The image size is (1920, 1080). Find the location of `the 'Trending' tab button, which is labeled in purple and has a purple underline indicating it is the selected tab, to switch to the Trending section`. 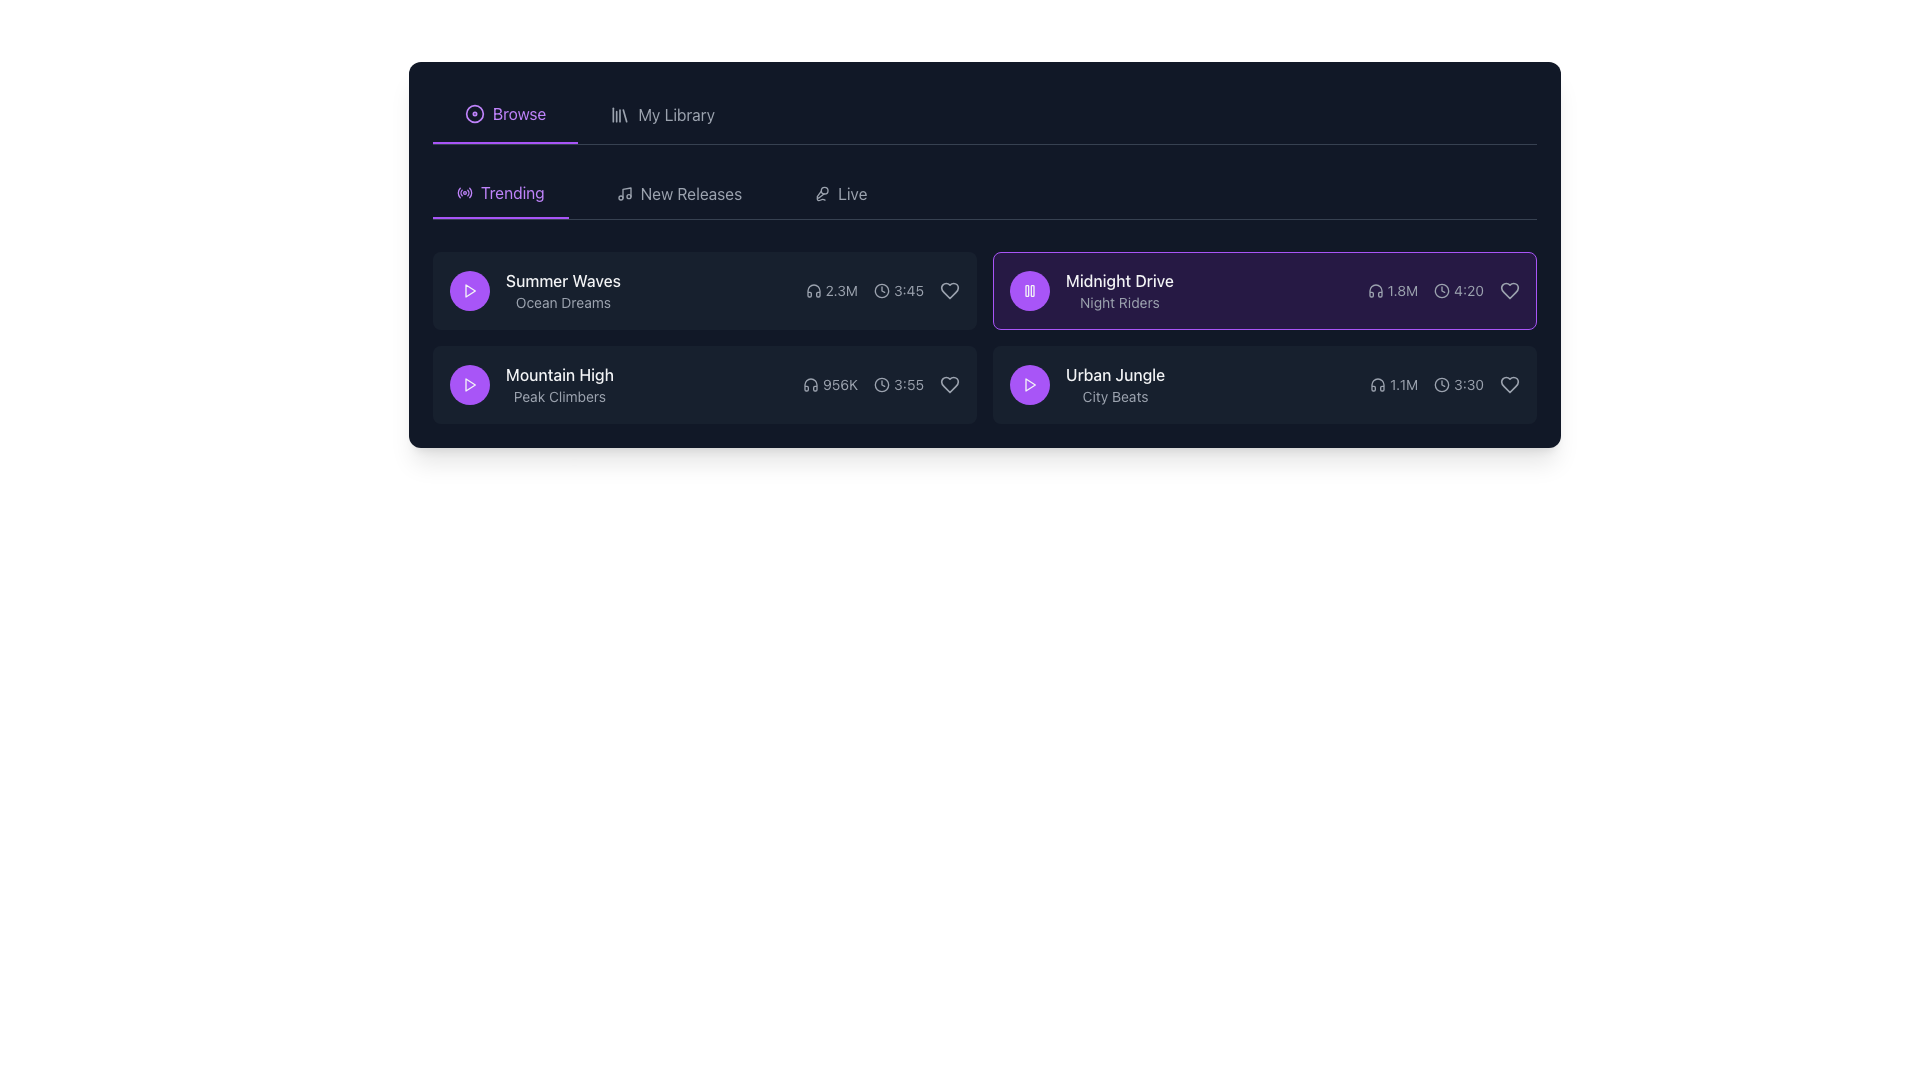

the 'Trending' tab button, which is labeled in purple and has a purple underline indicating it is the selected tab, to switch to the Trending section is located at coordinates (500, 193).